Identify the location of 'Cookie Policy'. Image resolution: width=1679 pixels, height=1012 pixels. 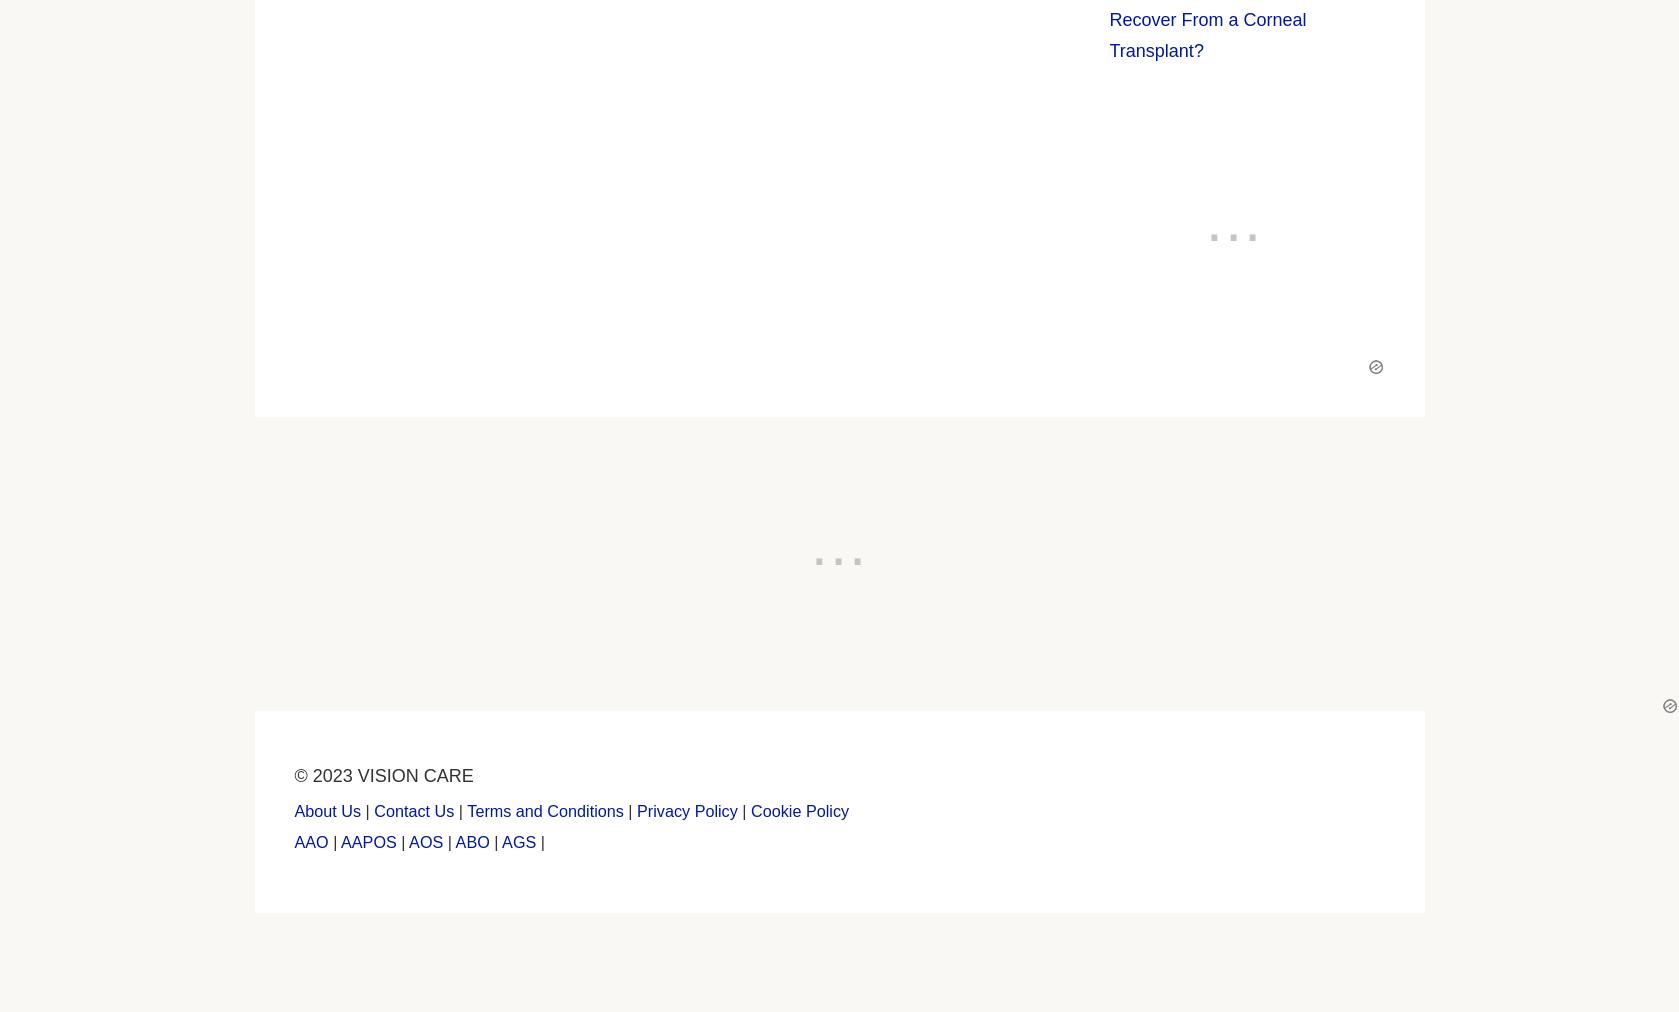
(800, 810).